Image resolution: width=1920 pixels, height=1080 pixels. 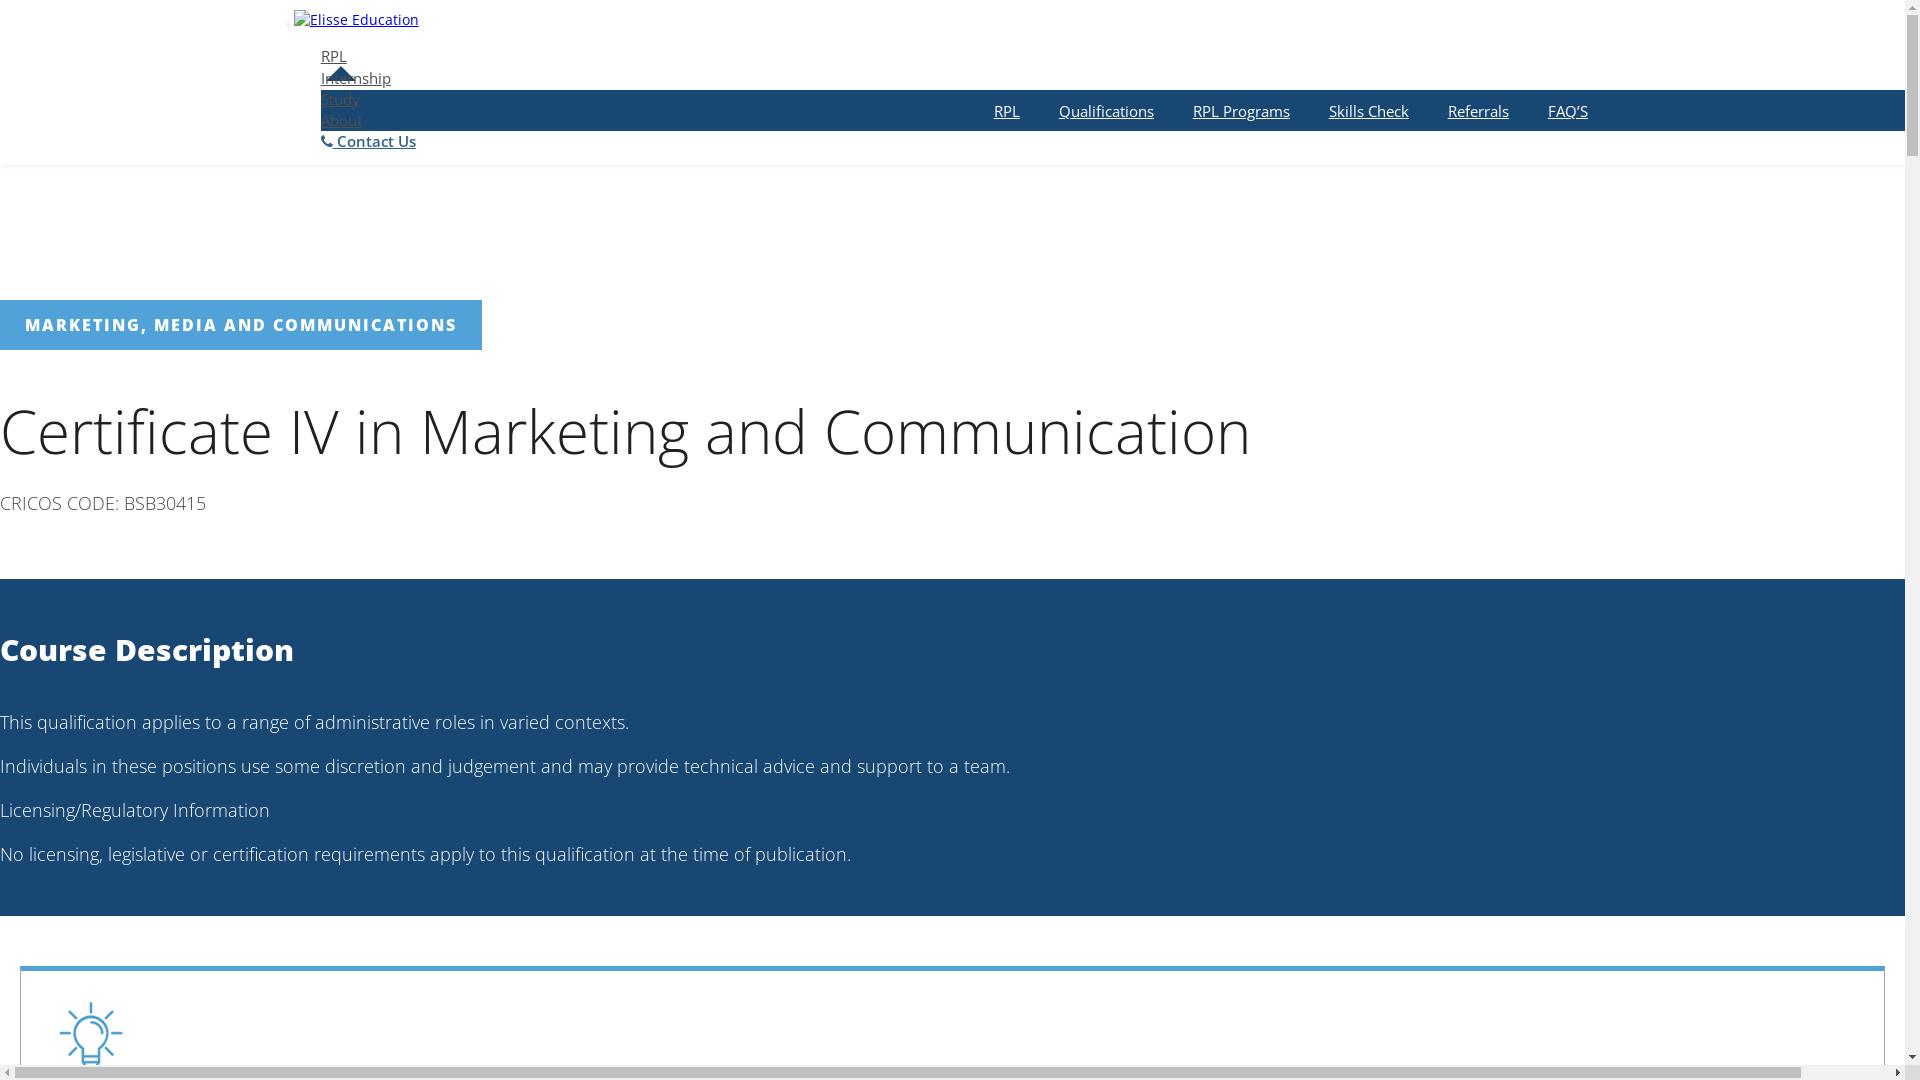 I want to click on 'RPL', so click(x=334, y=55).